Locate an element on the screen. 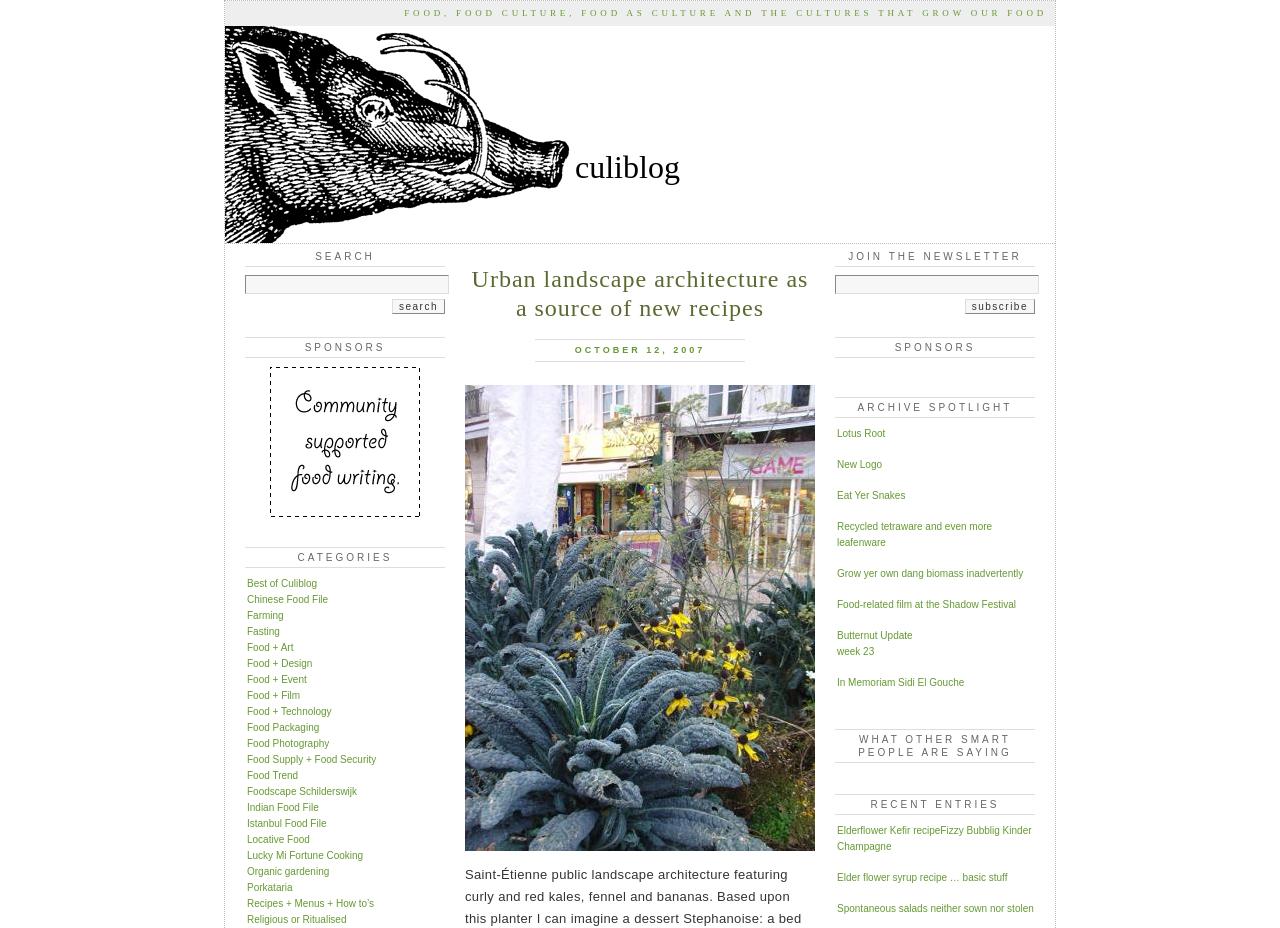 Image resolution: width=1280 pixels, height=928 pixels. 'Food Packaging' is located at coordinates (246, 725).